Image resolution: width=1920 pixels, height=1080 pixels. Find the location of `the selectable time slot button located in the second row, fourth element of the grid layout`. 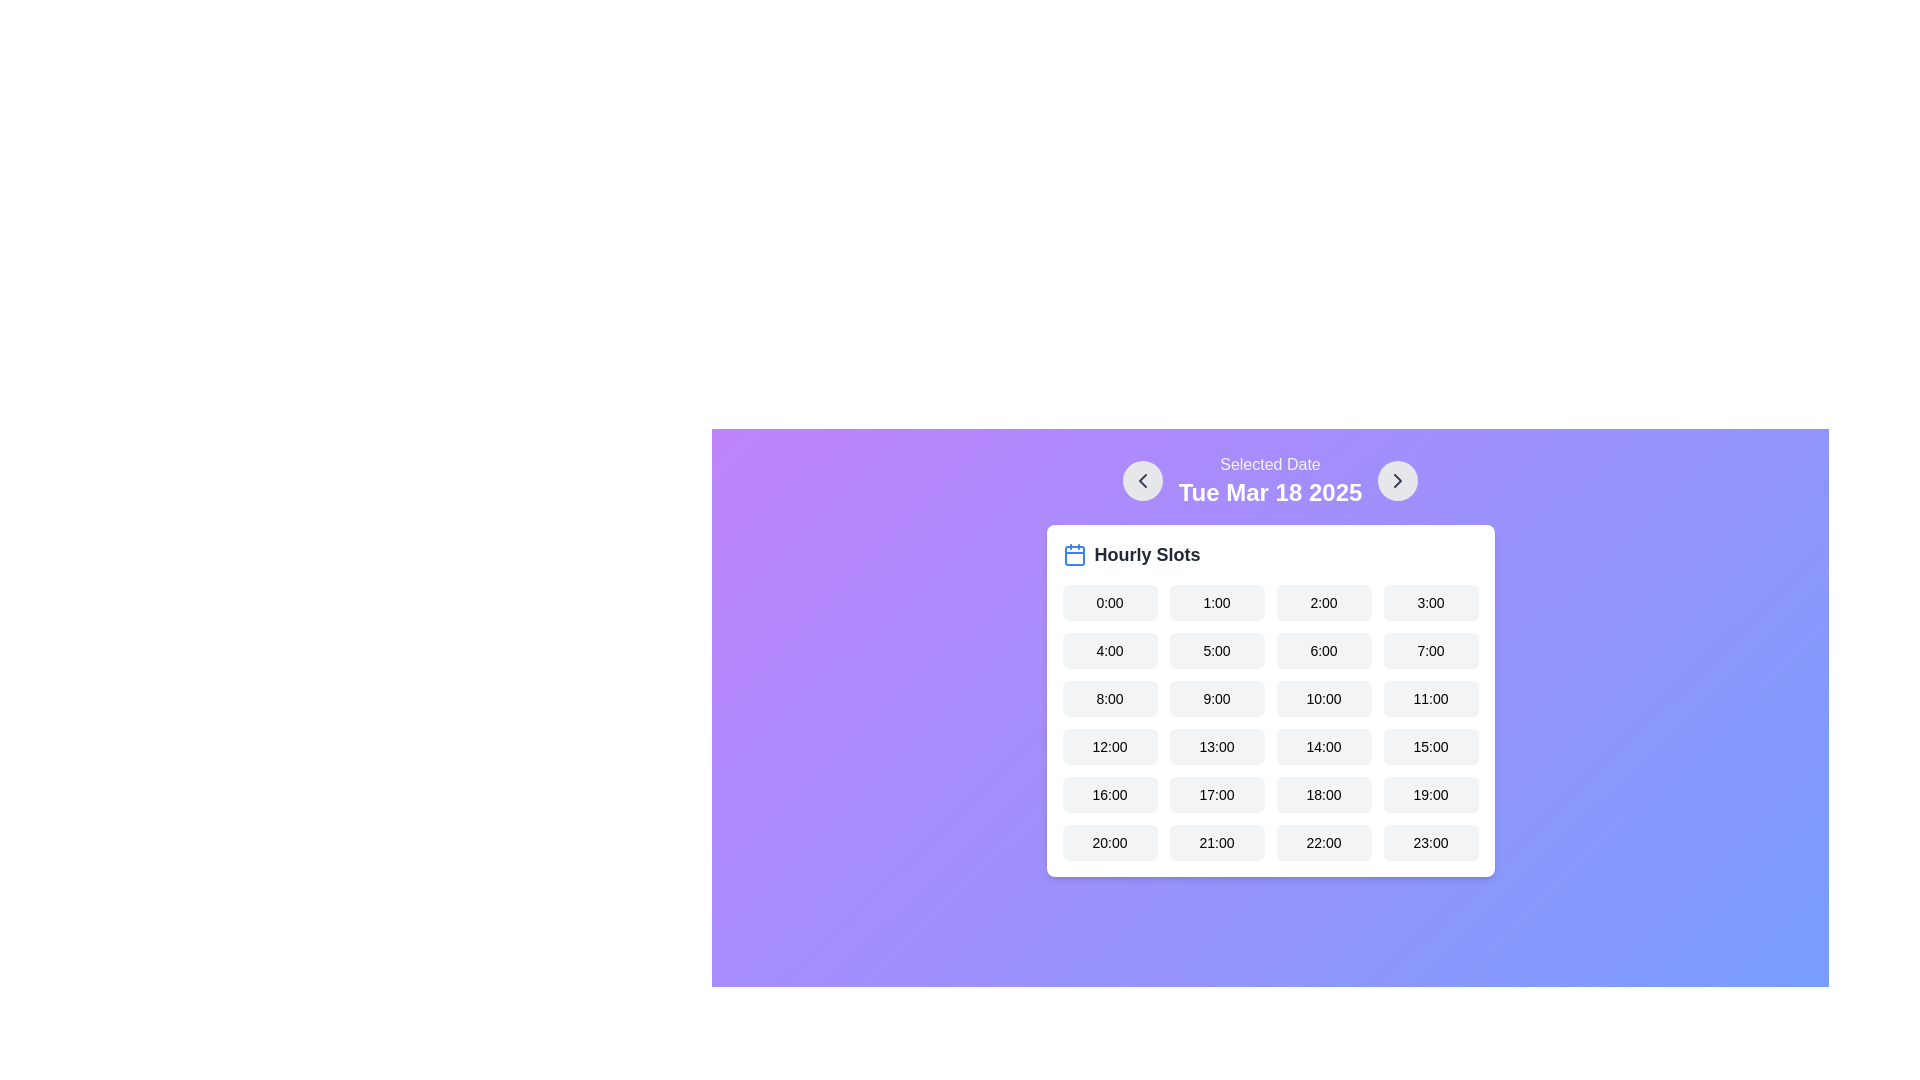

the selectable time slot button located in the second row, fourth element of the grid layout is located at coordinates (1429, 651).